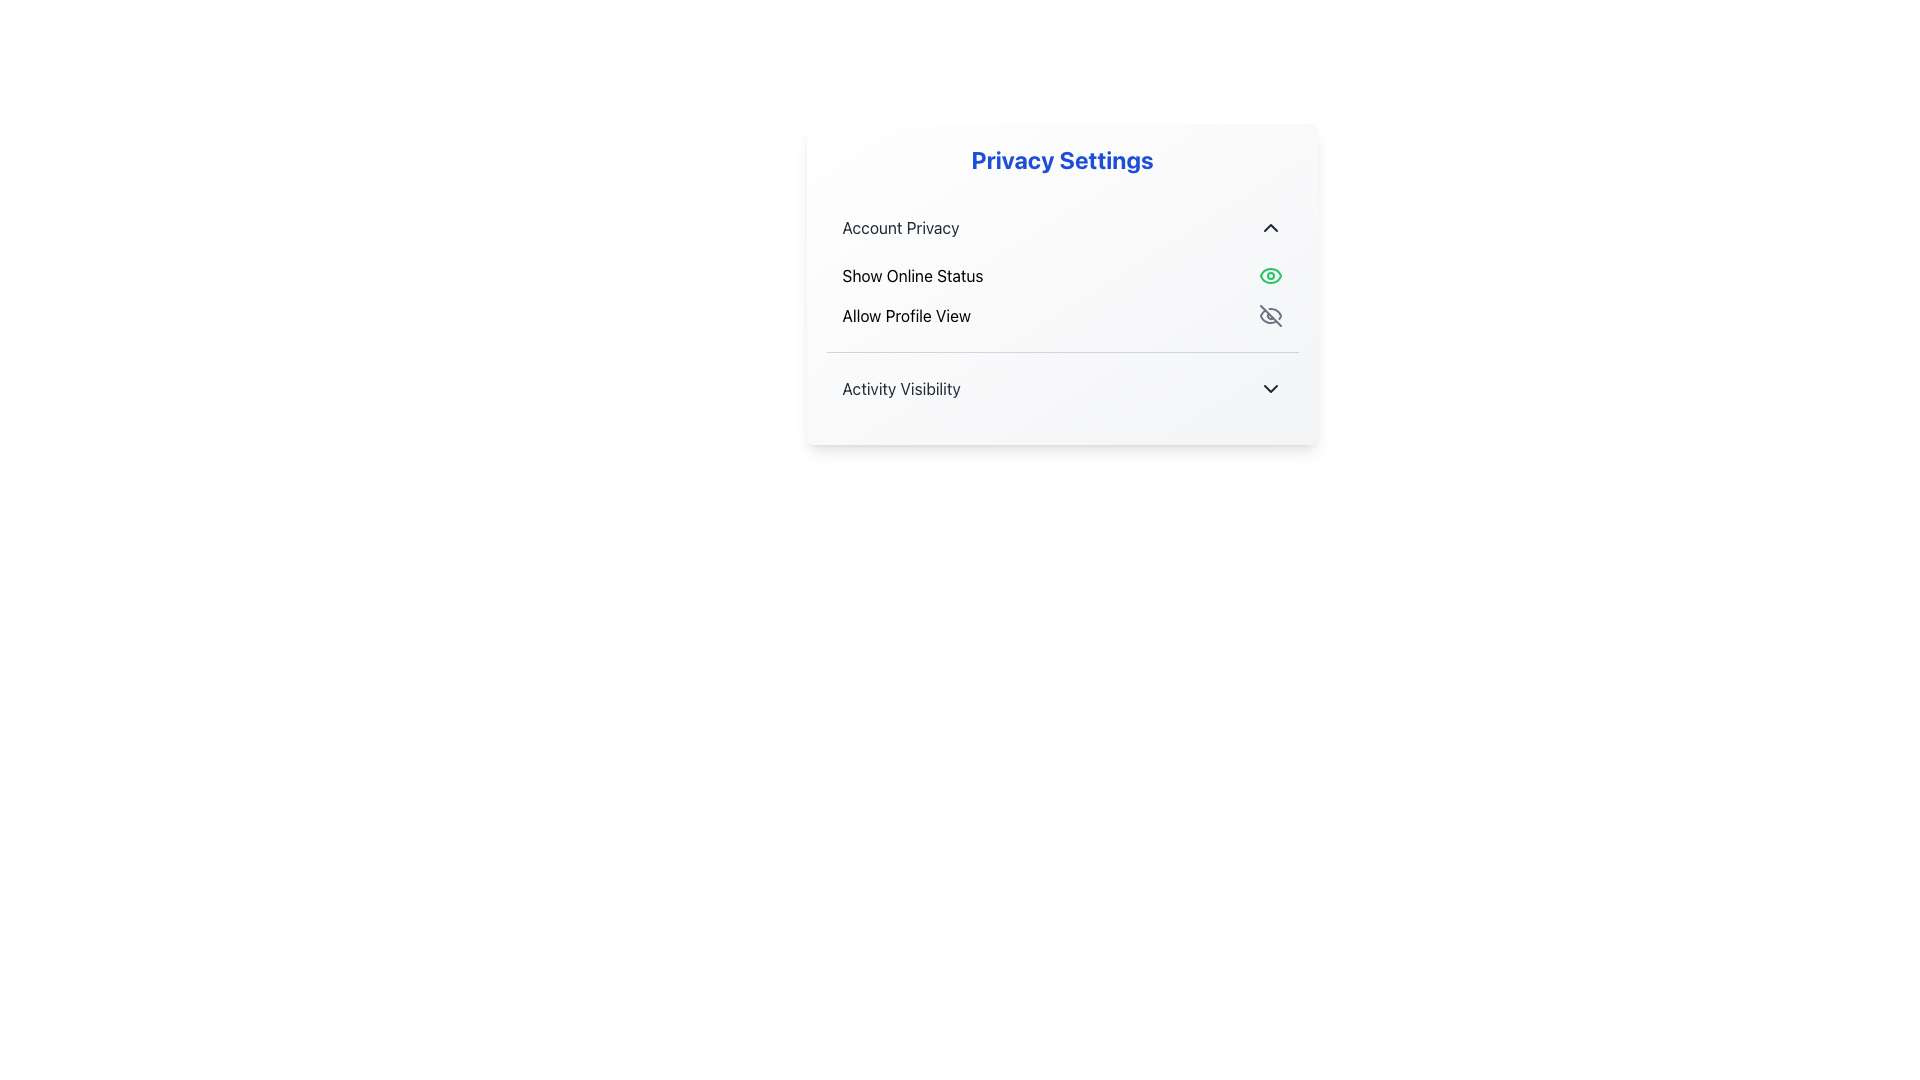 This screenshot has width=1920, height=1080. I want to click on the gray crossed-out eye SVG icon next to the 'Allow Profile View' text in the 'Privacy Settings' interface, so click(1269, 315).